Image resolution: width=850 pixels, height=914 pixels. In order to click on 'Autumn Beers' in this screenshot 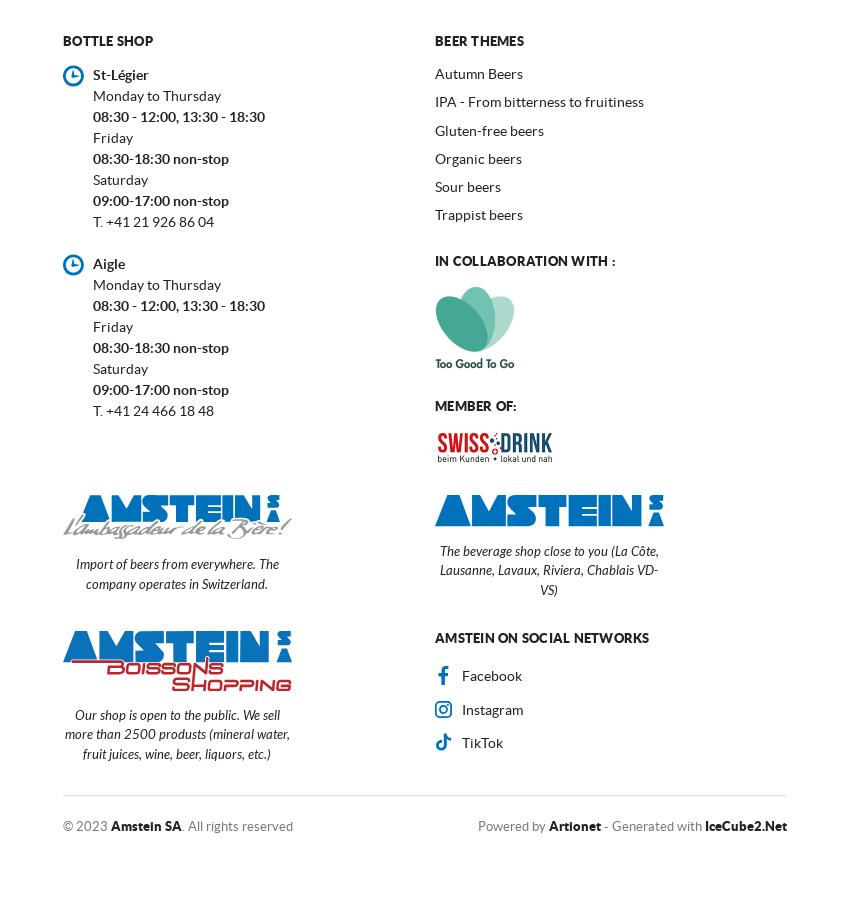, I will do `click(478, 73)`.